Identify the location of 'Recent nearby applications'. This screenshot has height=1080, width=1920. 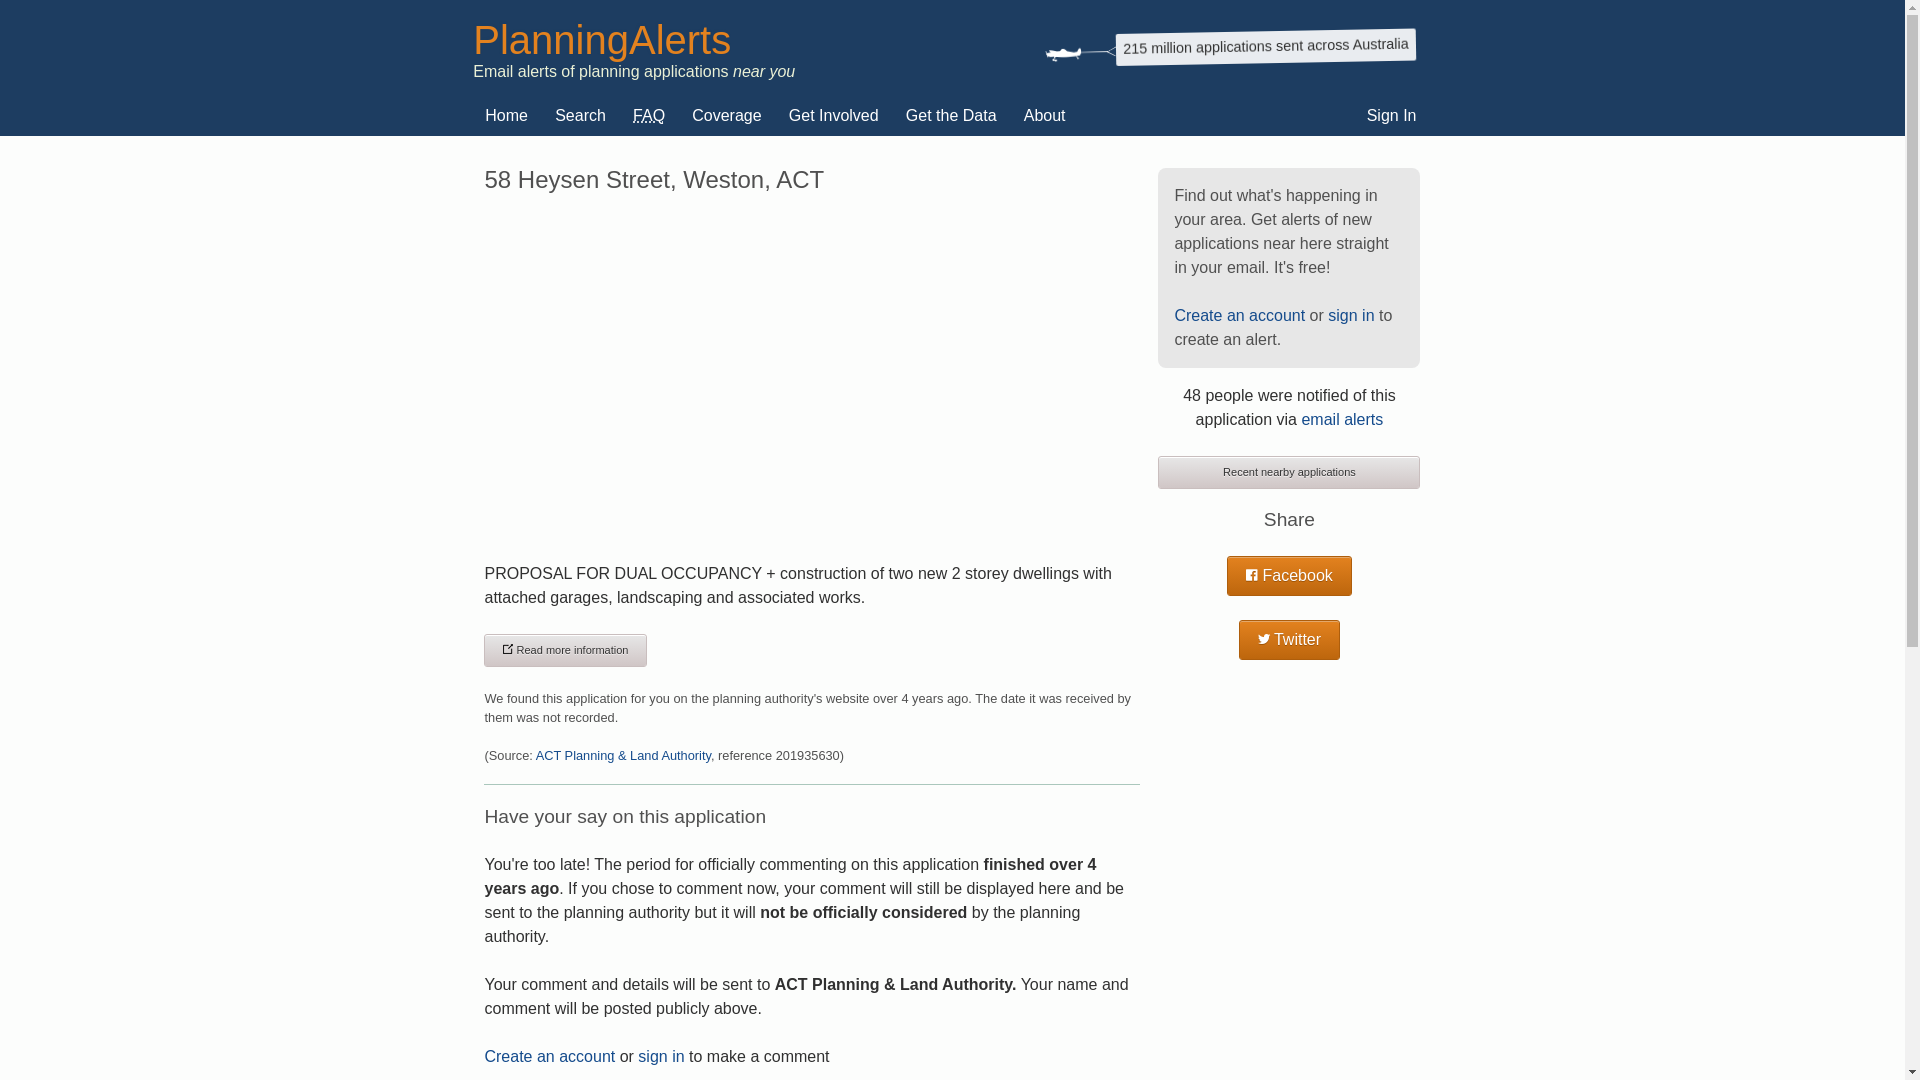
(1289, 472).